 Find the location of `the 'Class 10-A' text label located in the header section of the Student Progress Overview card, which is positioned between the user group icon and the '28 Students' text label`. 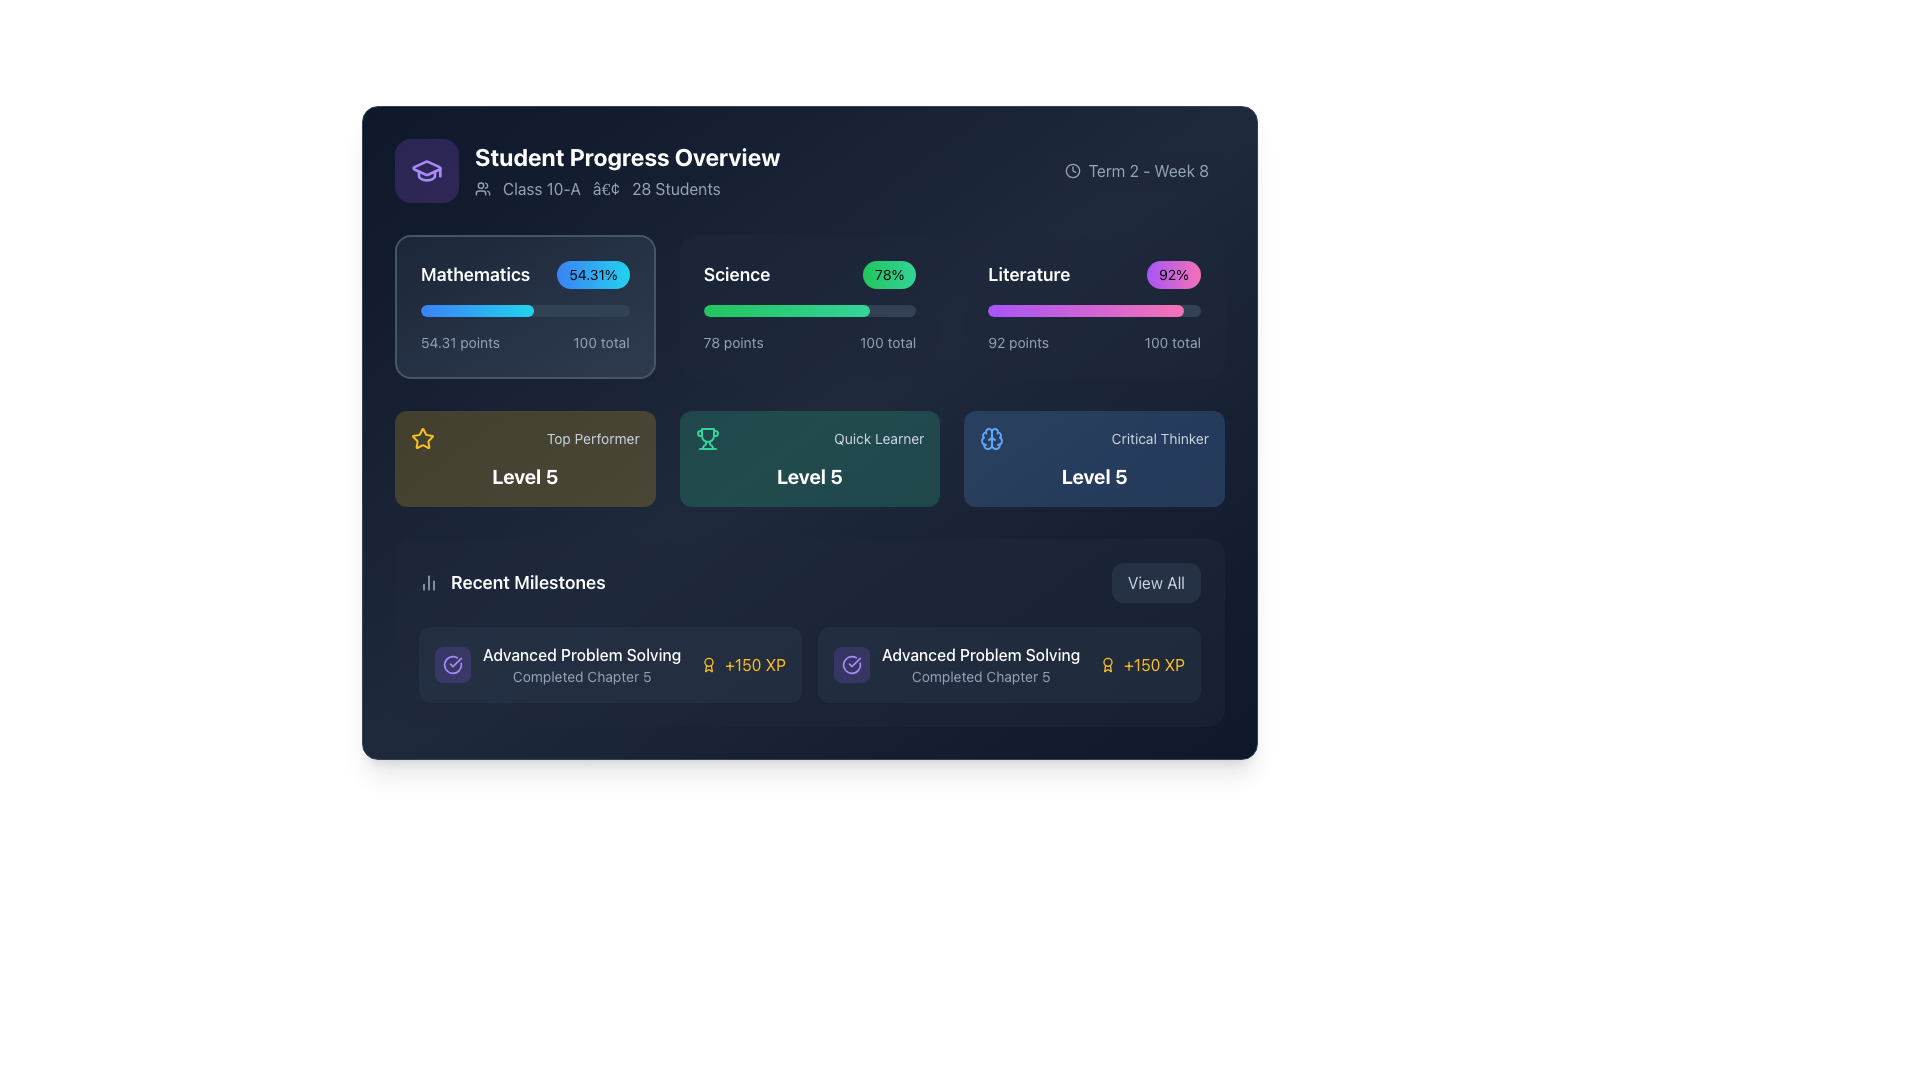

the 'Class 10-A' text label located in the header section of the Student Progress Overview card, which is positioned between the user group icon and the '28 Students' text label is located at coordinates (542, 189).